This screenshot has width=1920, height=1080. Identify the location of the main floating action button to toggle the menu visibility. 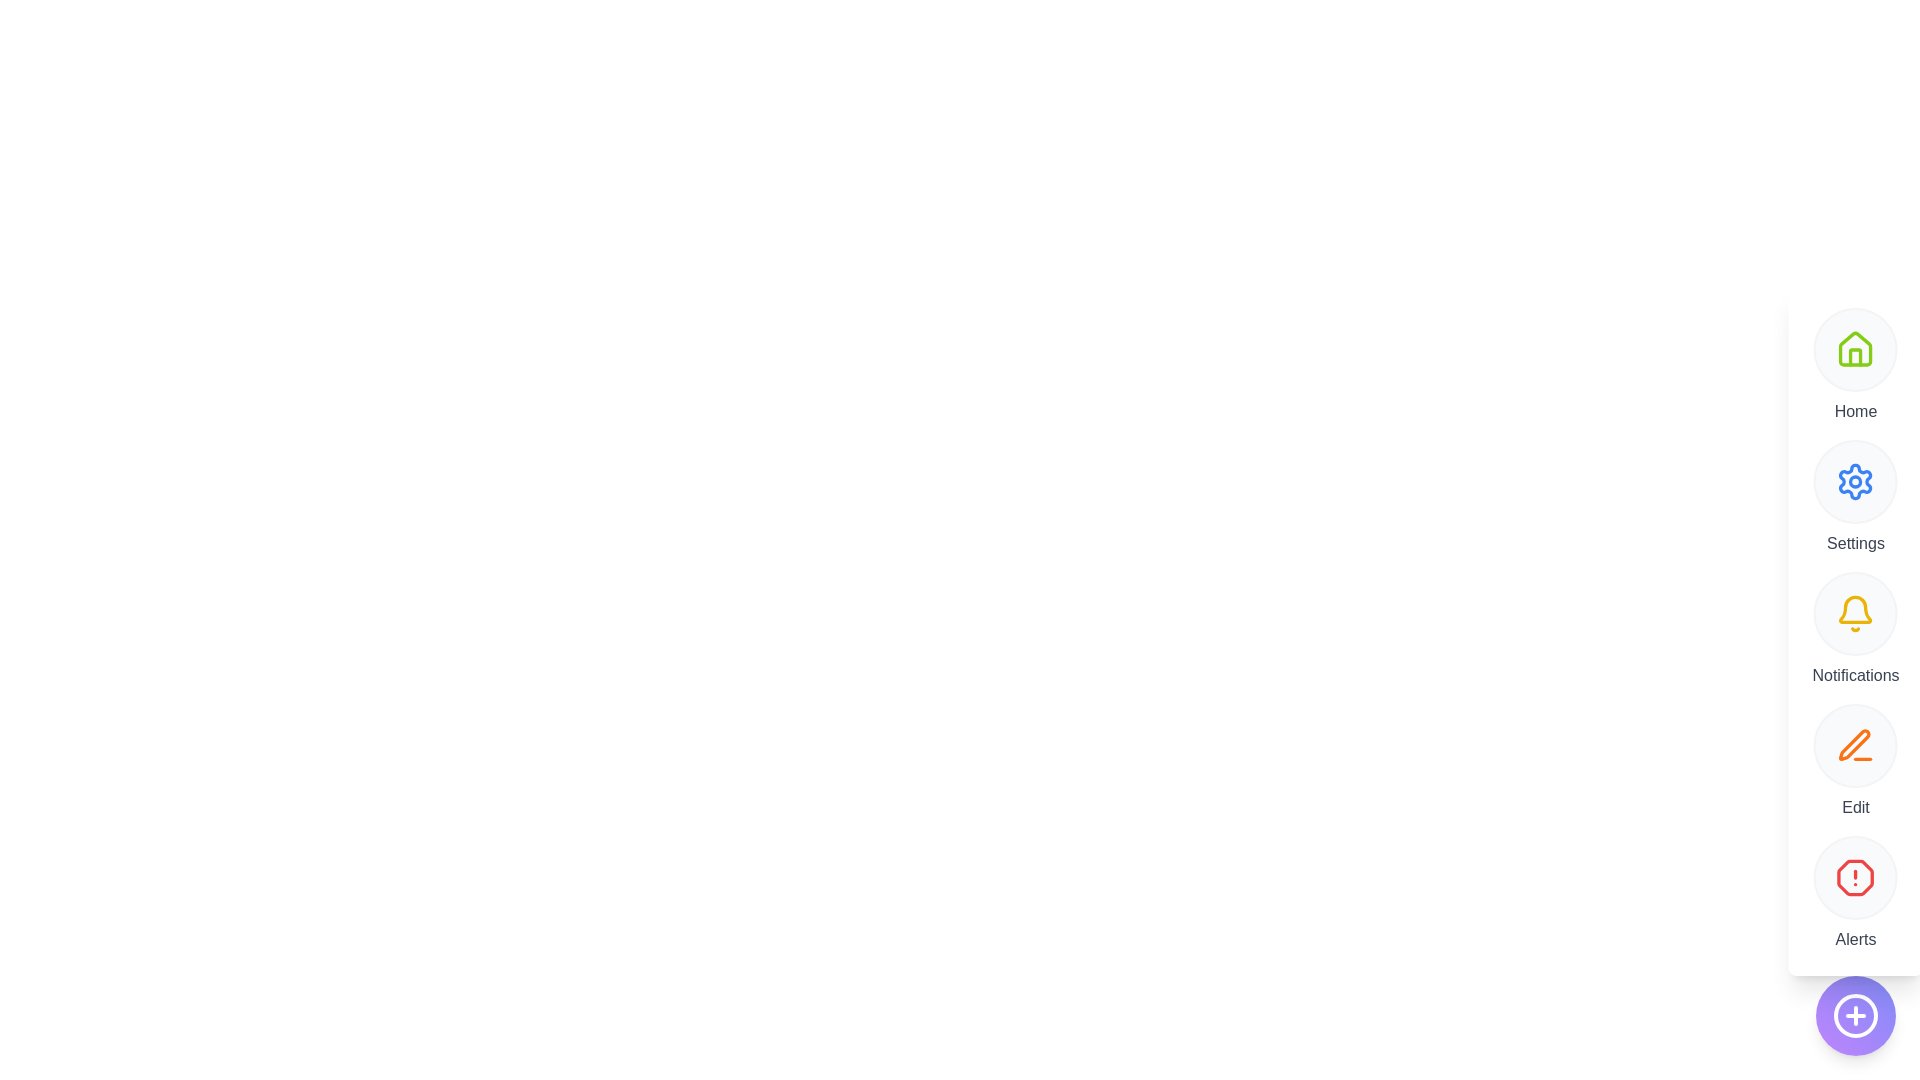
(1855, 1015).